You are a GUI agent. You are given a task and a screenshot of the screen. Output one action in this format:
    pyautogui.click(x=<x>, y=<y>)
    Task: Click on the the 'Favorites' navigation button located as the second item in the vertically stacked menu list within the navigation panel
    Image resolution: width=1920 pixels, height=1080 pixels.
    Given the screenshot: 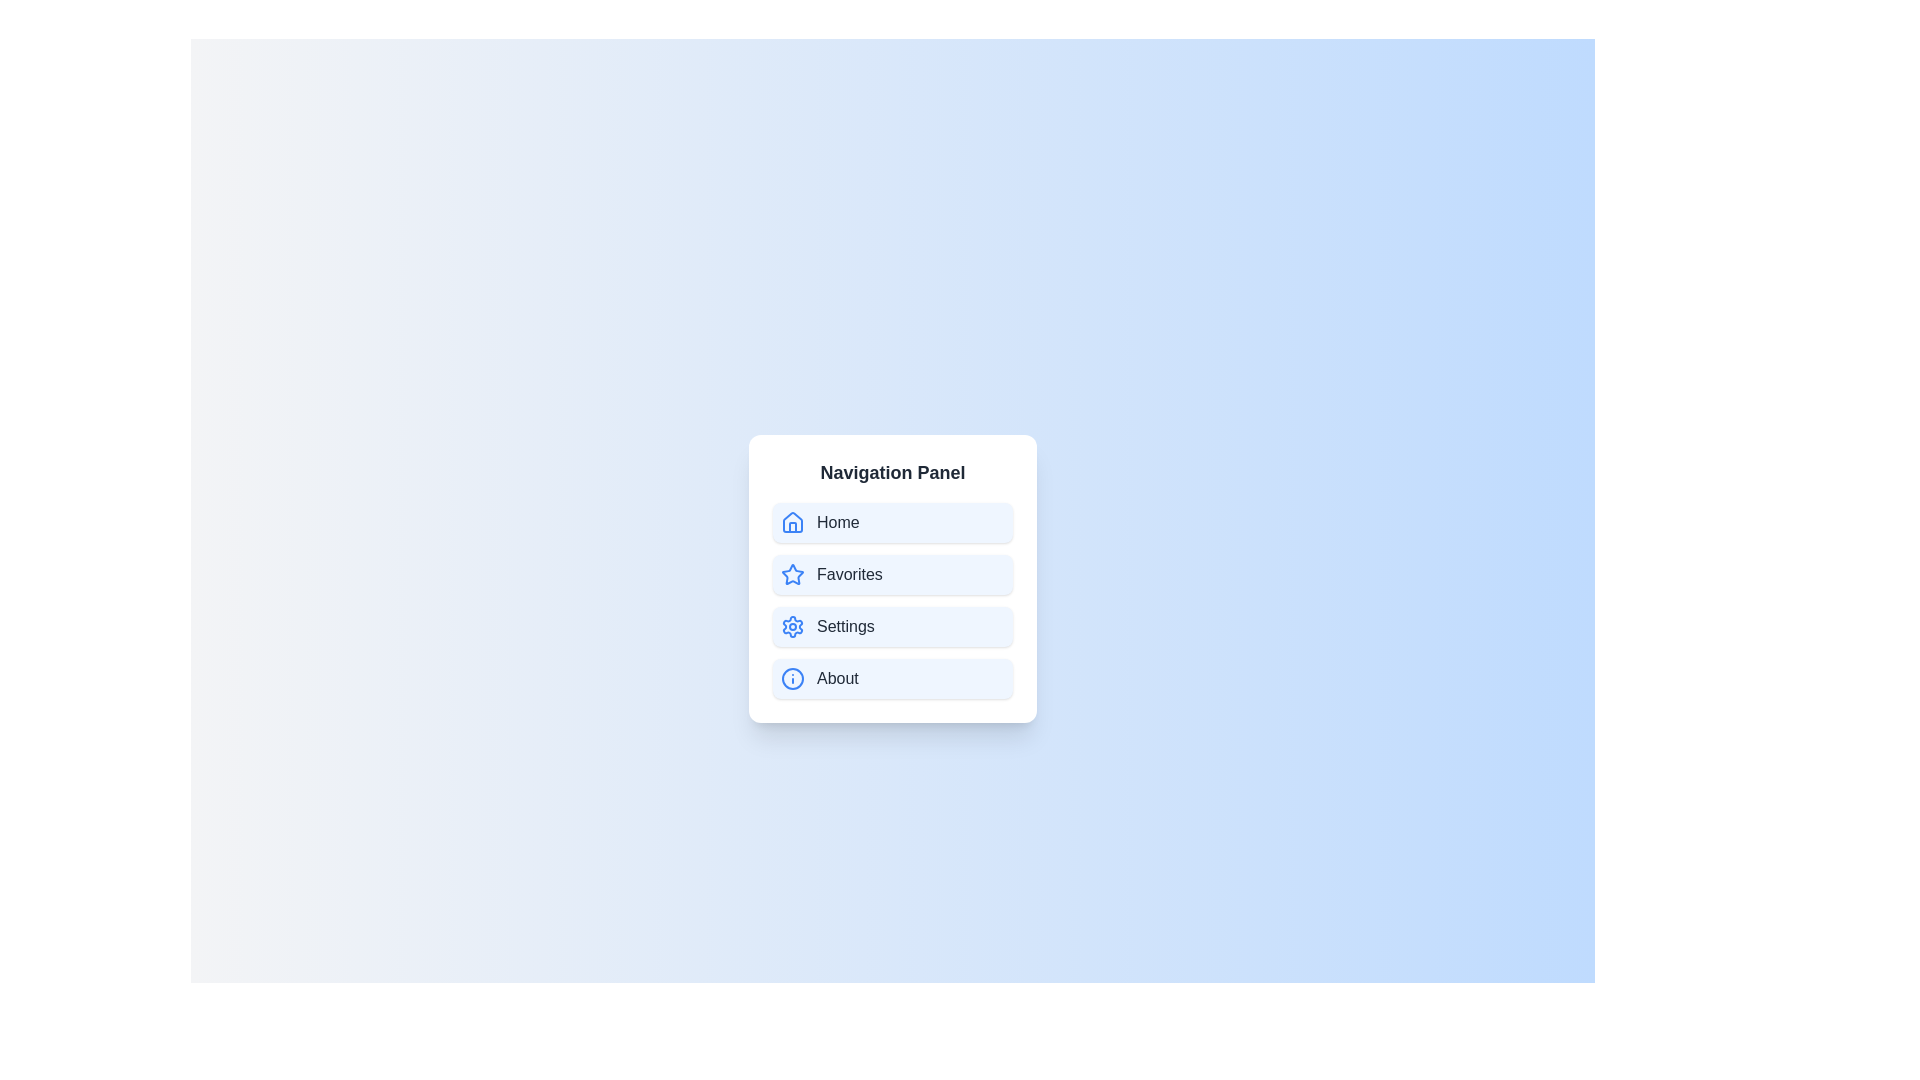 What is the action you would take?
    pyautogui.click(x=891, y=578)
    